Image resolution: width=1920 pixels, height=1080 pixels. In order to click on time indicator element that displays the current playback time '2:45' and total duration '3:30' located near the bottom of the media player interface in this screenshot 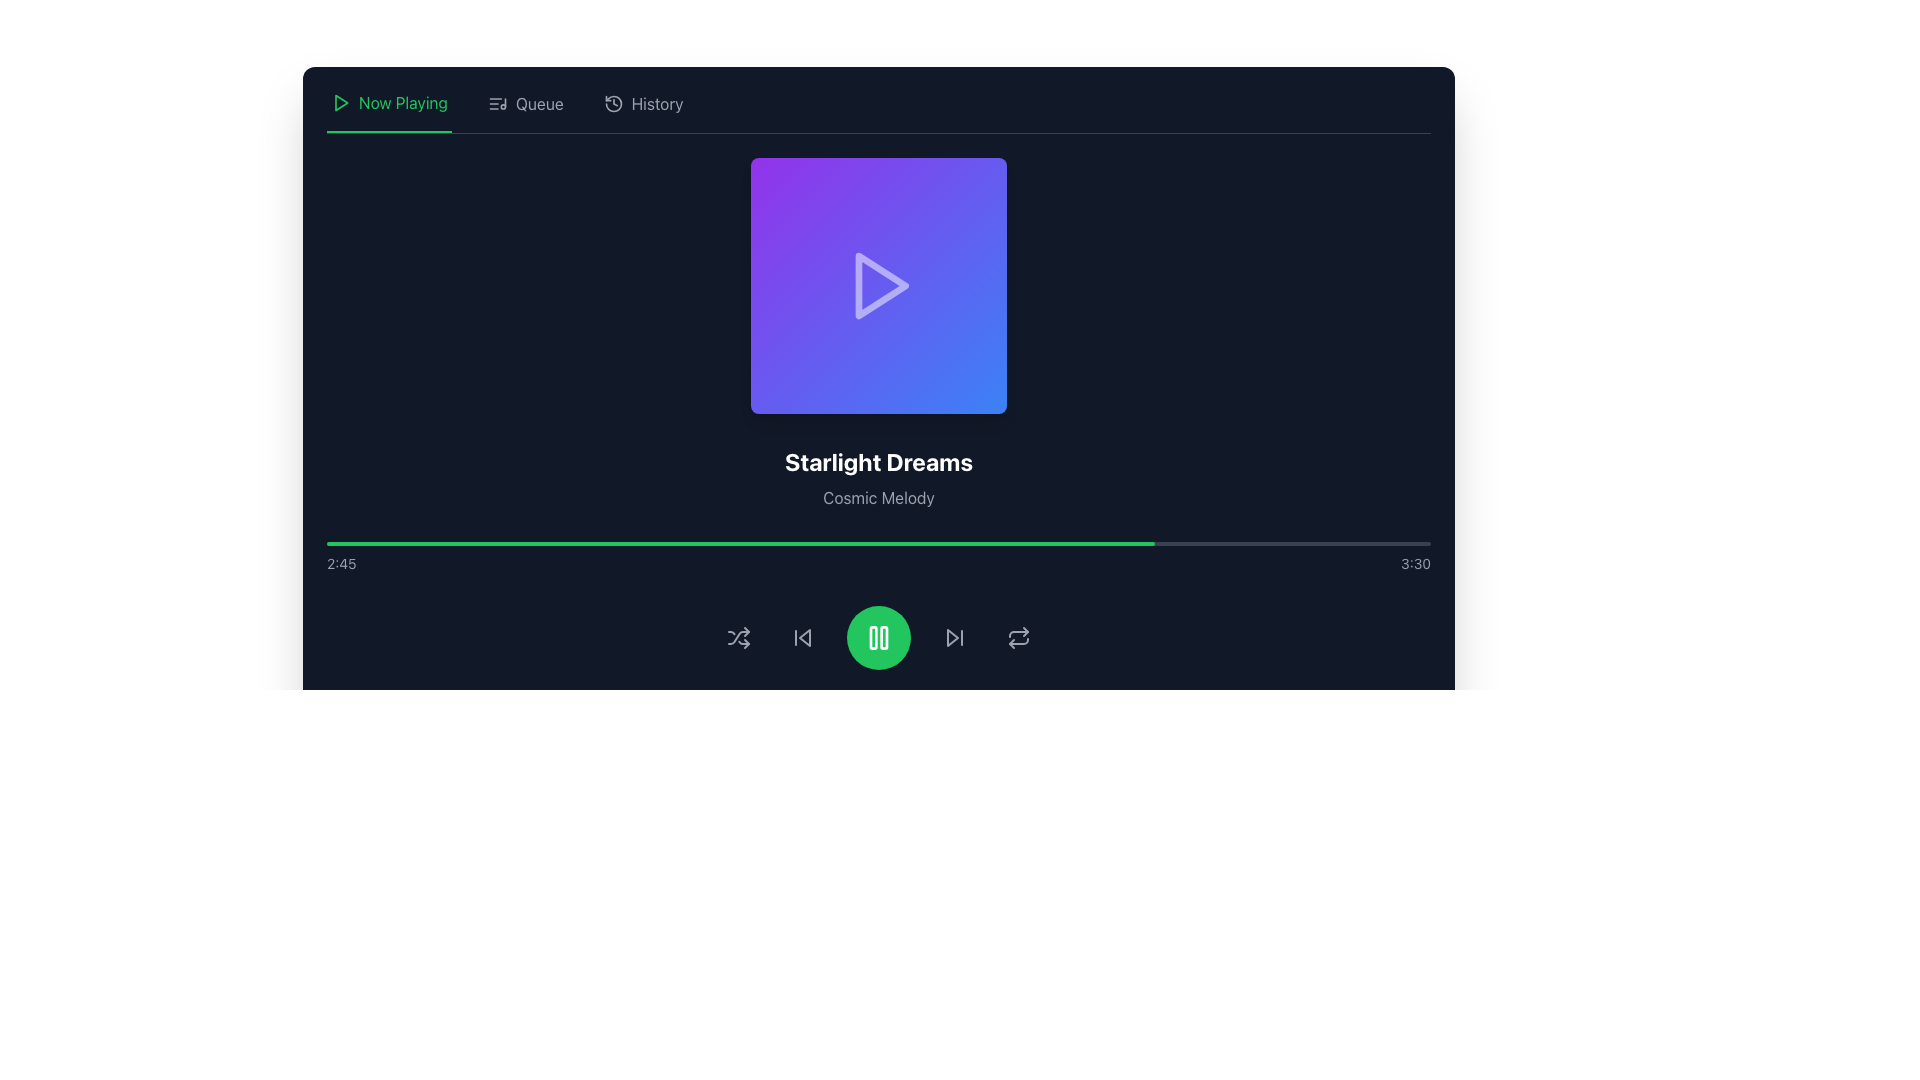, I will do `click(878, 563)`.